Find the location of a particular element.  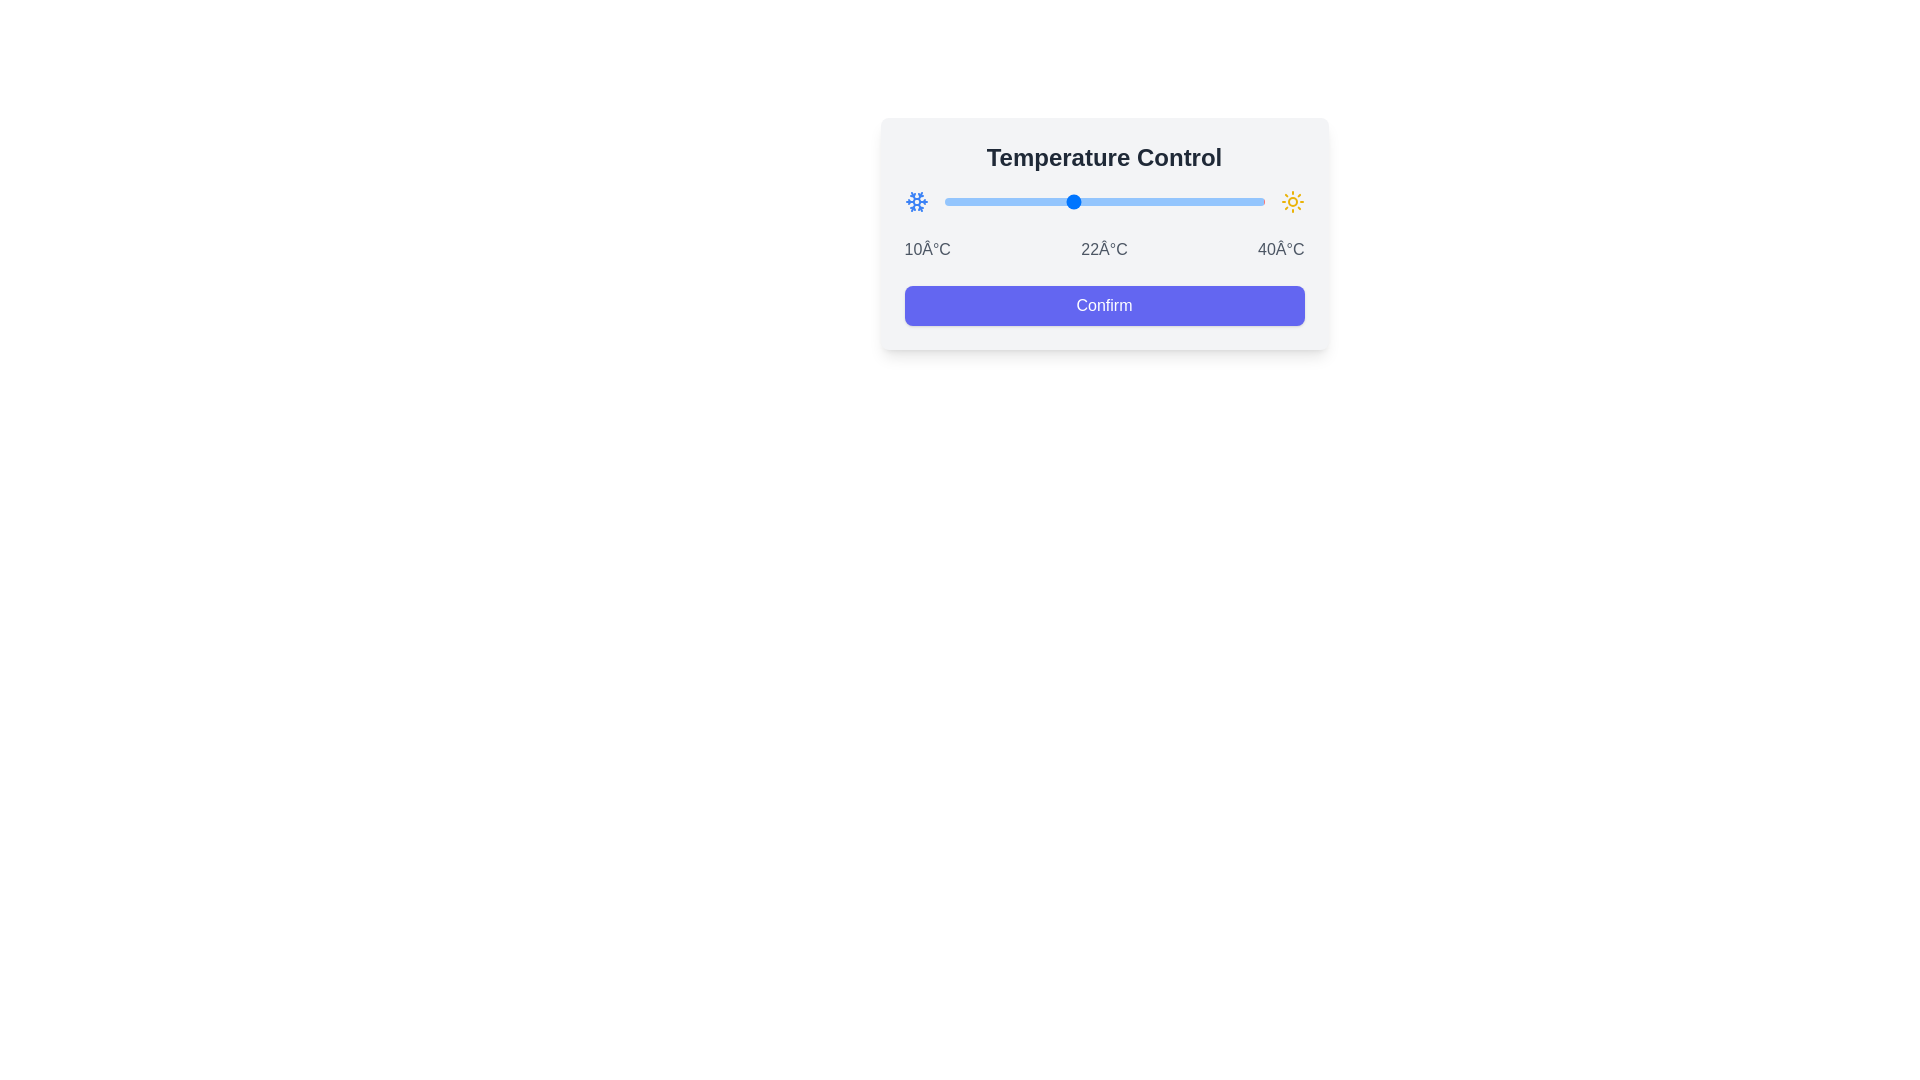

the temperature slider to set the temperature to 15°C is located at coordinates (997, 201).